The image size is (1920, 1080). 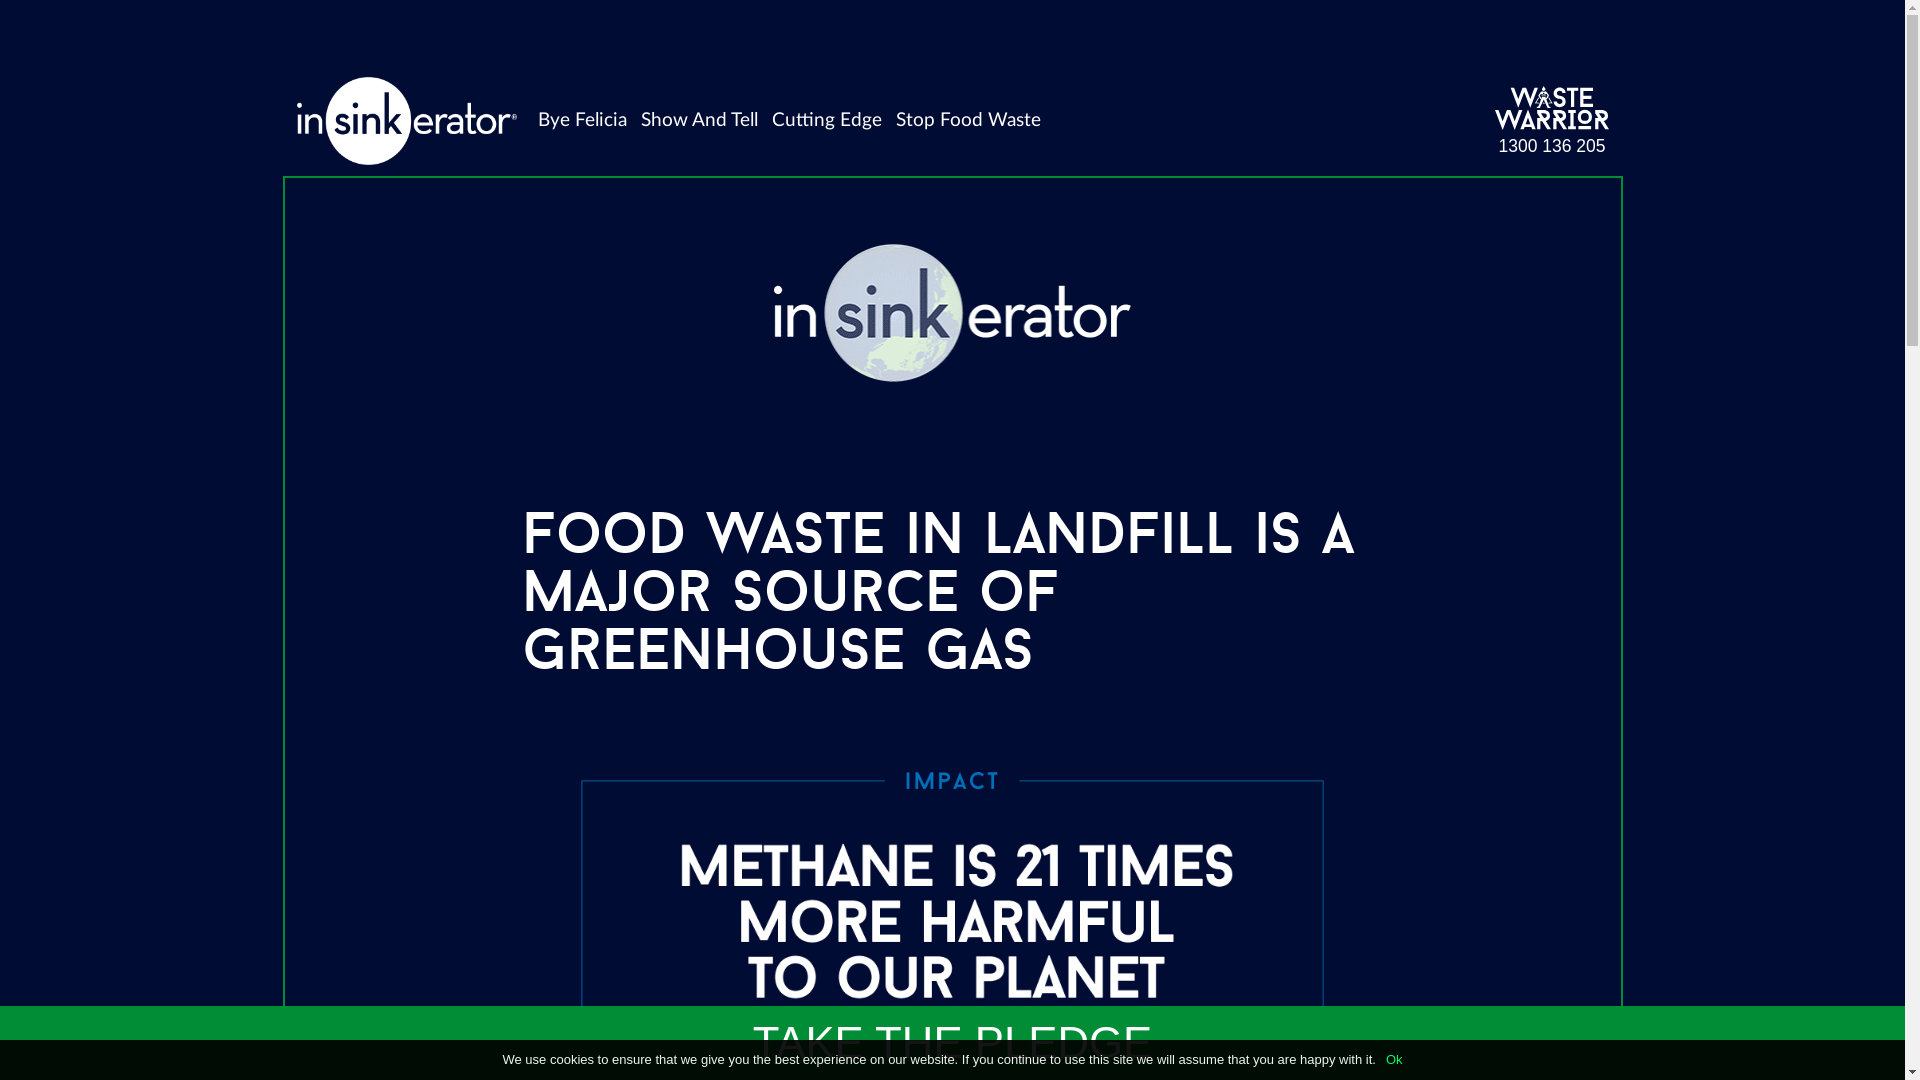 I want to click on 'Show And Tell', so click(x=632, y=120).